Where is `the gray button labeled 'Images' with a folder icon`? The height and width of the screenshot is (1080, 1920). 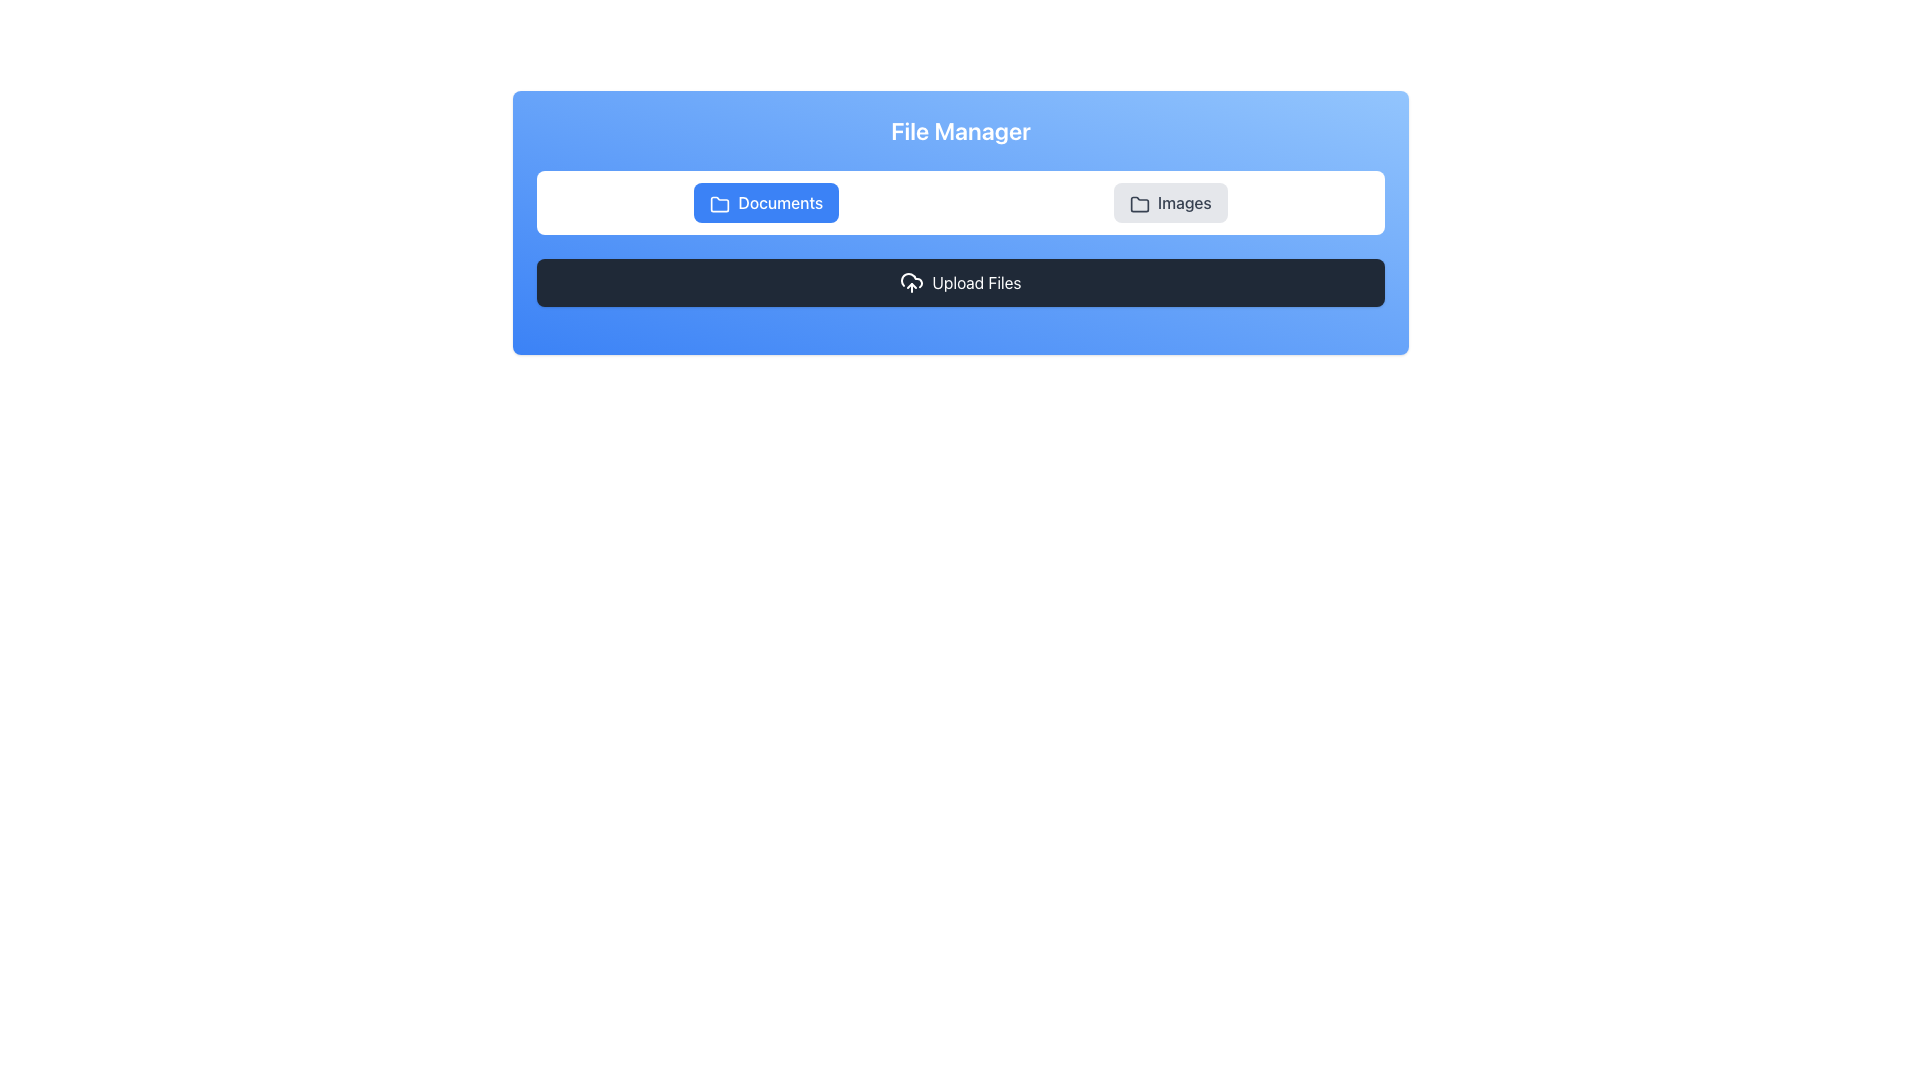 the gray button labeled 'Images' with a folder icon is located at coordinates (1170, 203).